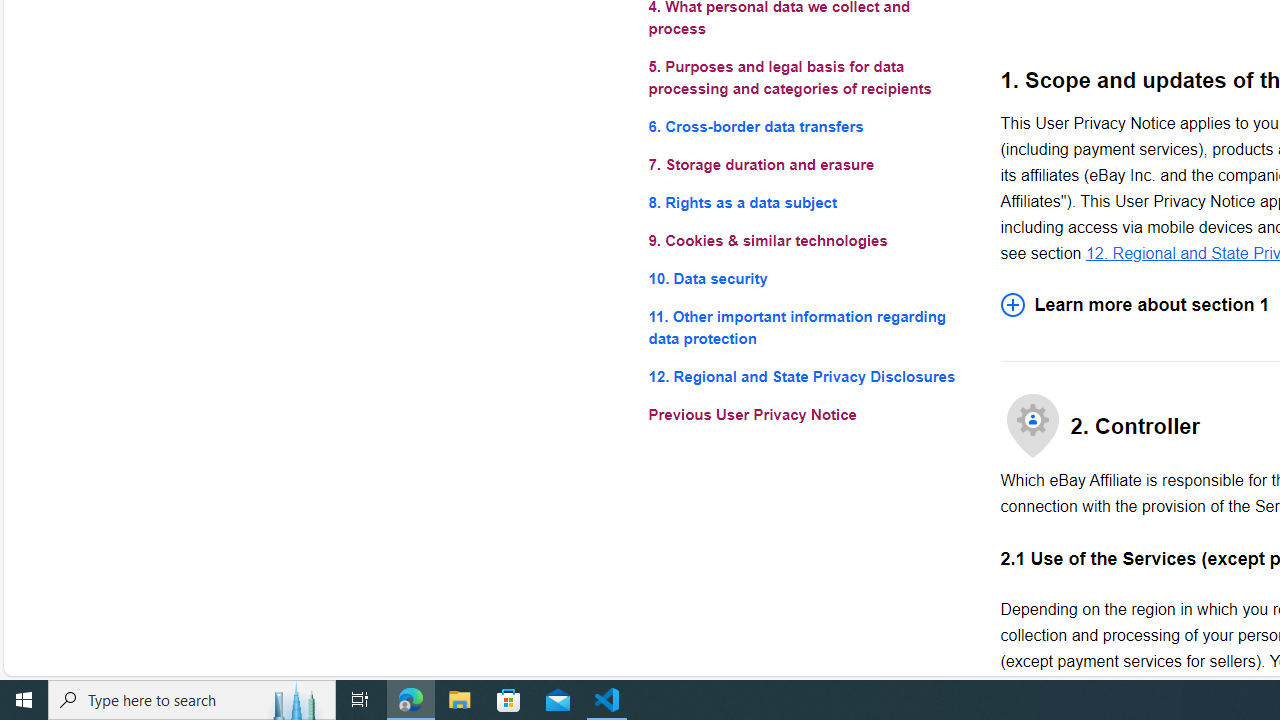 This screenshot has width=1280, height=720. Describe the element at coordinates (808, 240) in the screenshot. I see `'9. Cookies & similar technologies'` at that location.